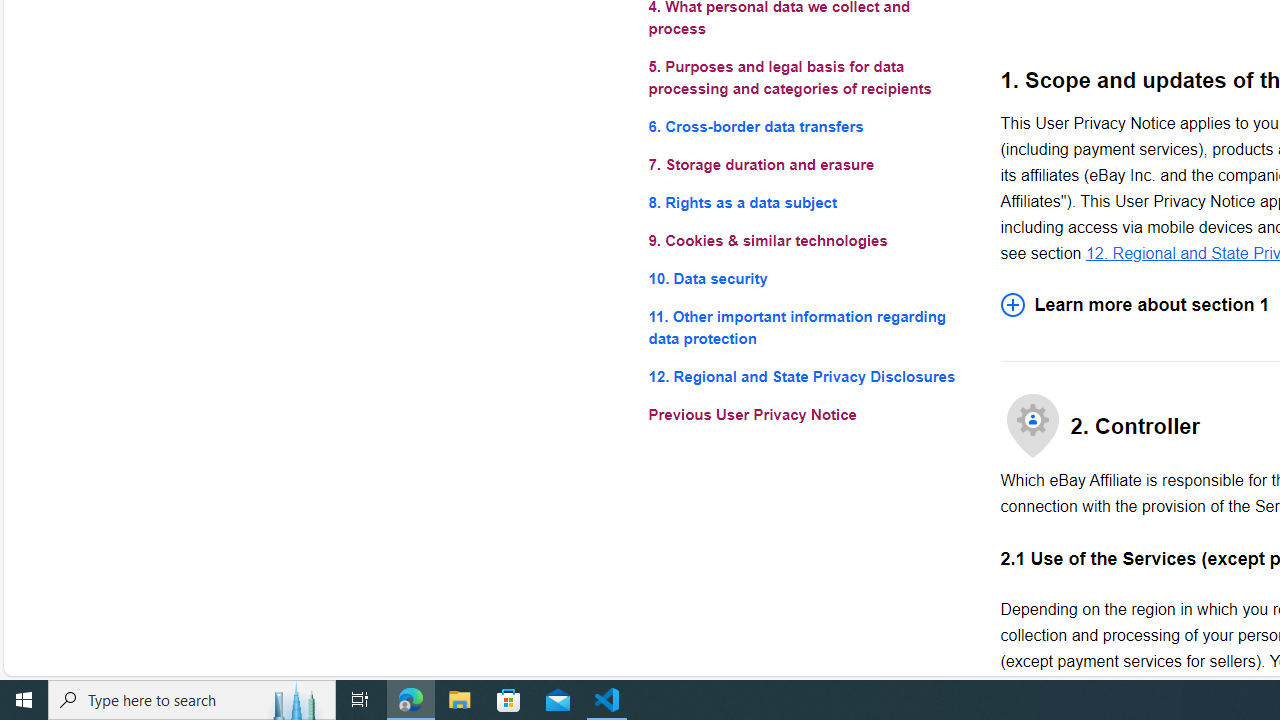 This screenshot has width=1280, height=720. Describe the element at coordinates (808, 240) in the screenshot. I see `'9. Cookies & similar technologies'` at that location.